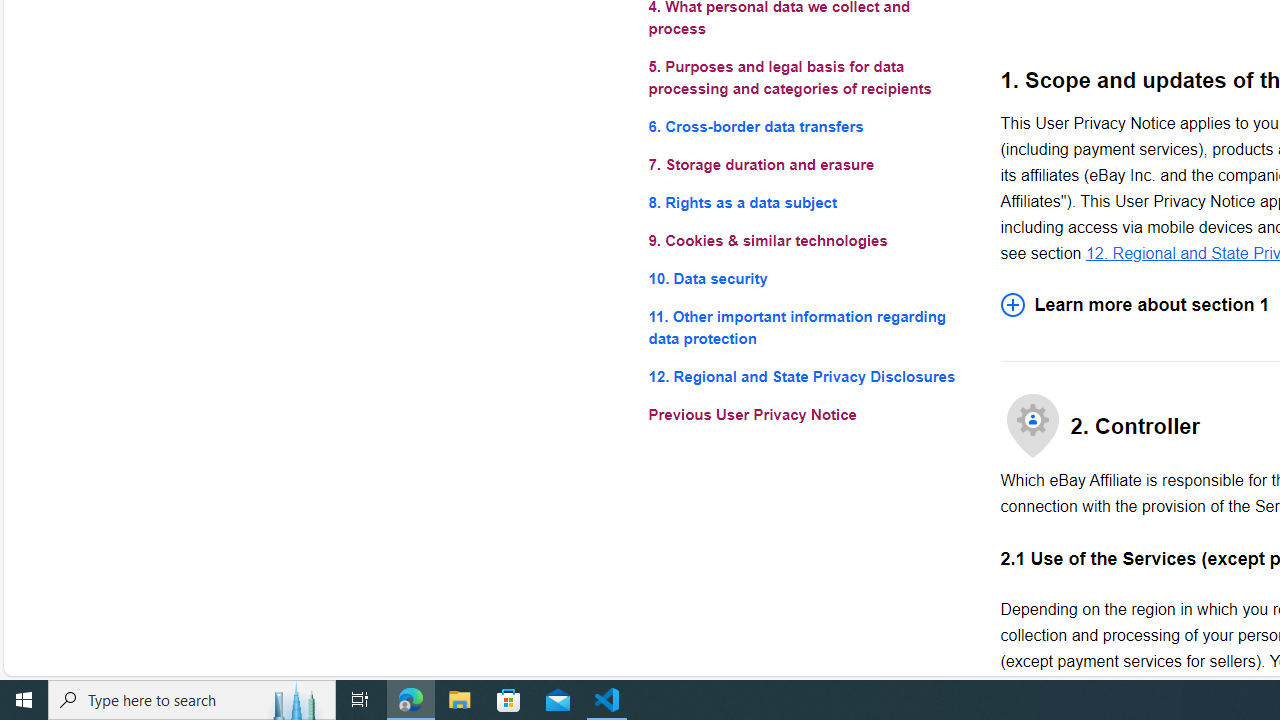 This screenshot has width=1280, height=720. Describe the element at coordinates (808, 240) in the screenshot. I see `'9. Cookies & similar technologies'` at that location.